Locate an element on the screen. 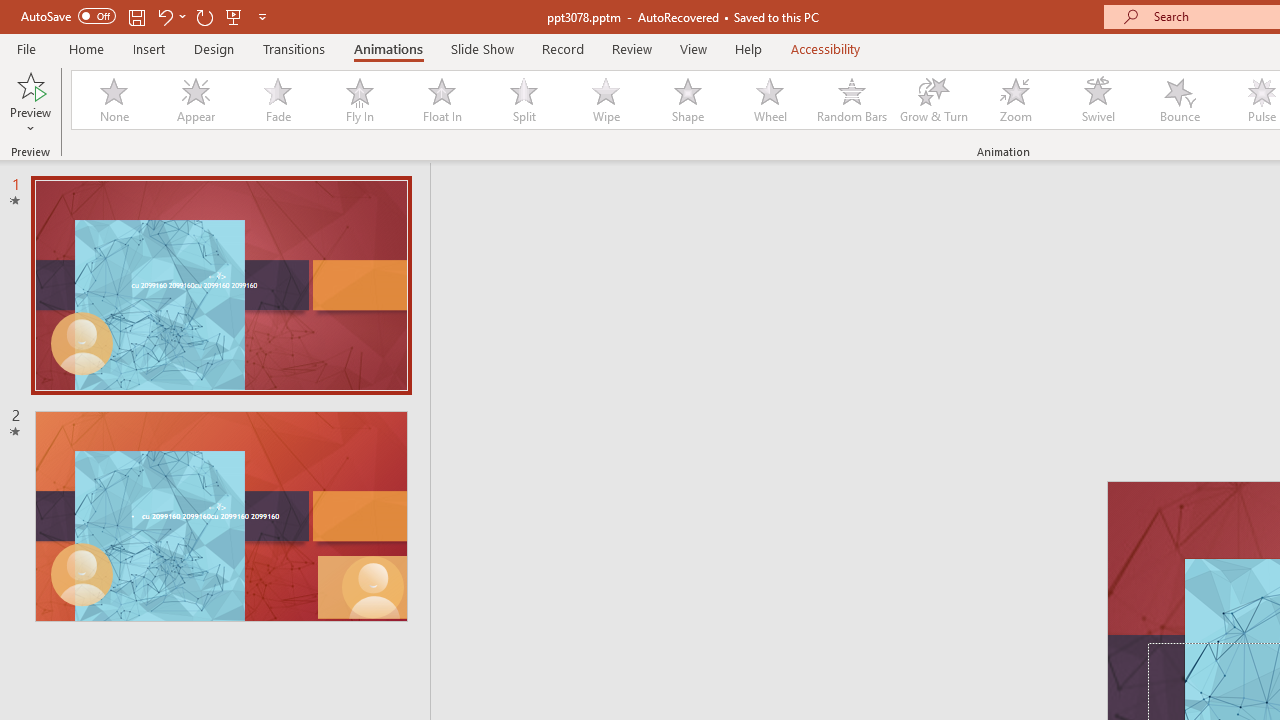  'Random Bars' is located at coordinates (852, 100).